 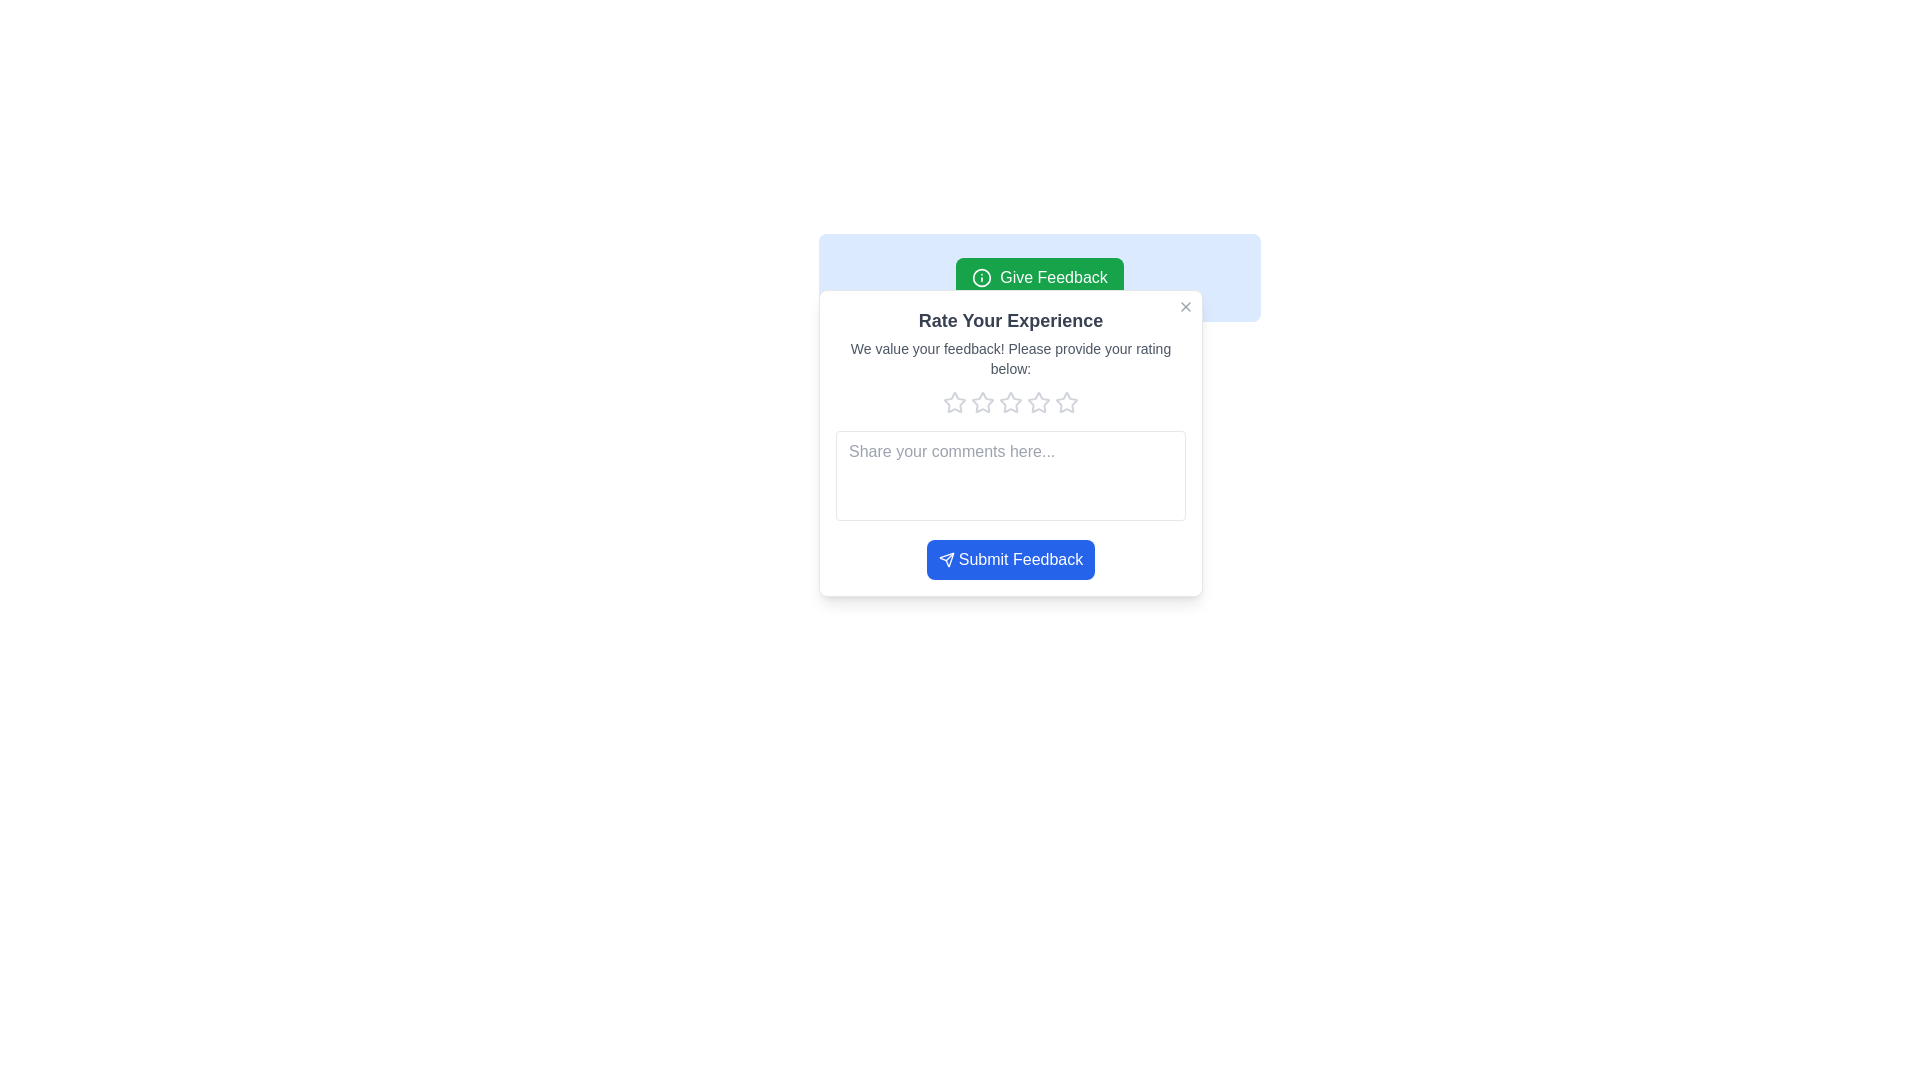 What do you see at coordinates (1185, 307) in the screenshot?
I see `the close button located at the upper-right corner of the feedback form` at bounding box center [1185, 307].